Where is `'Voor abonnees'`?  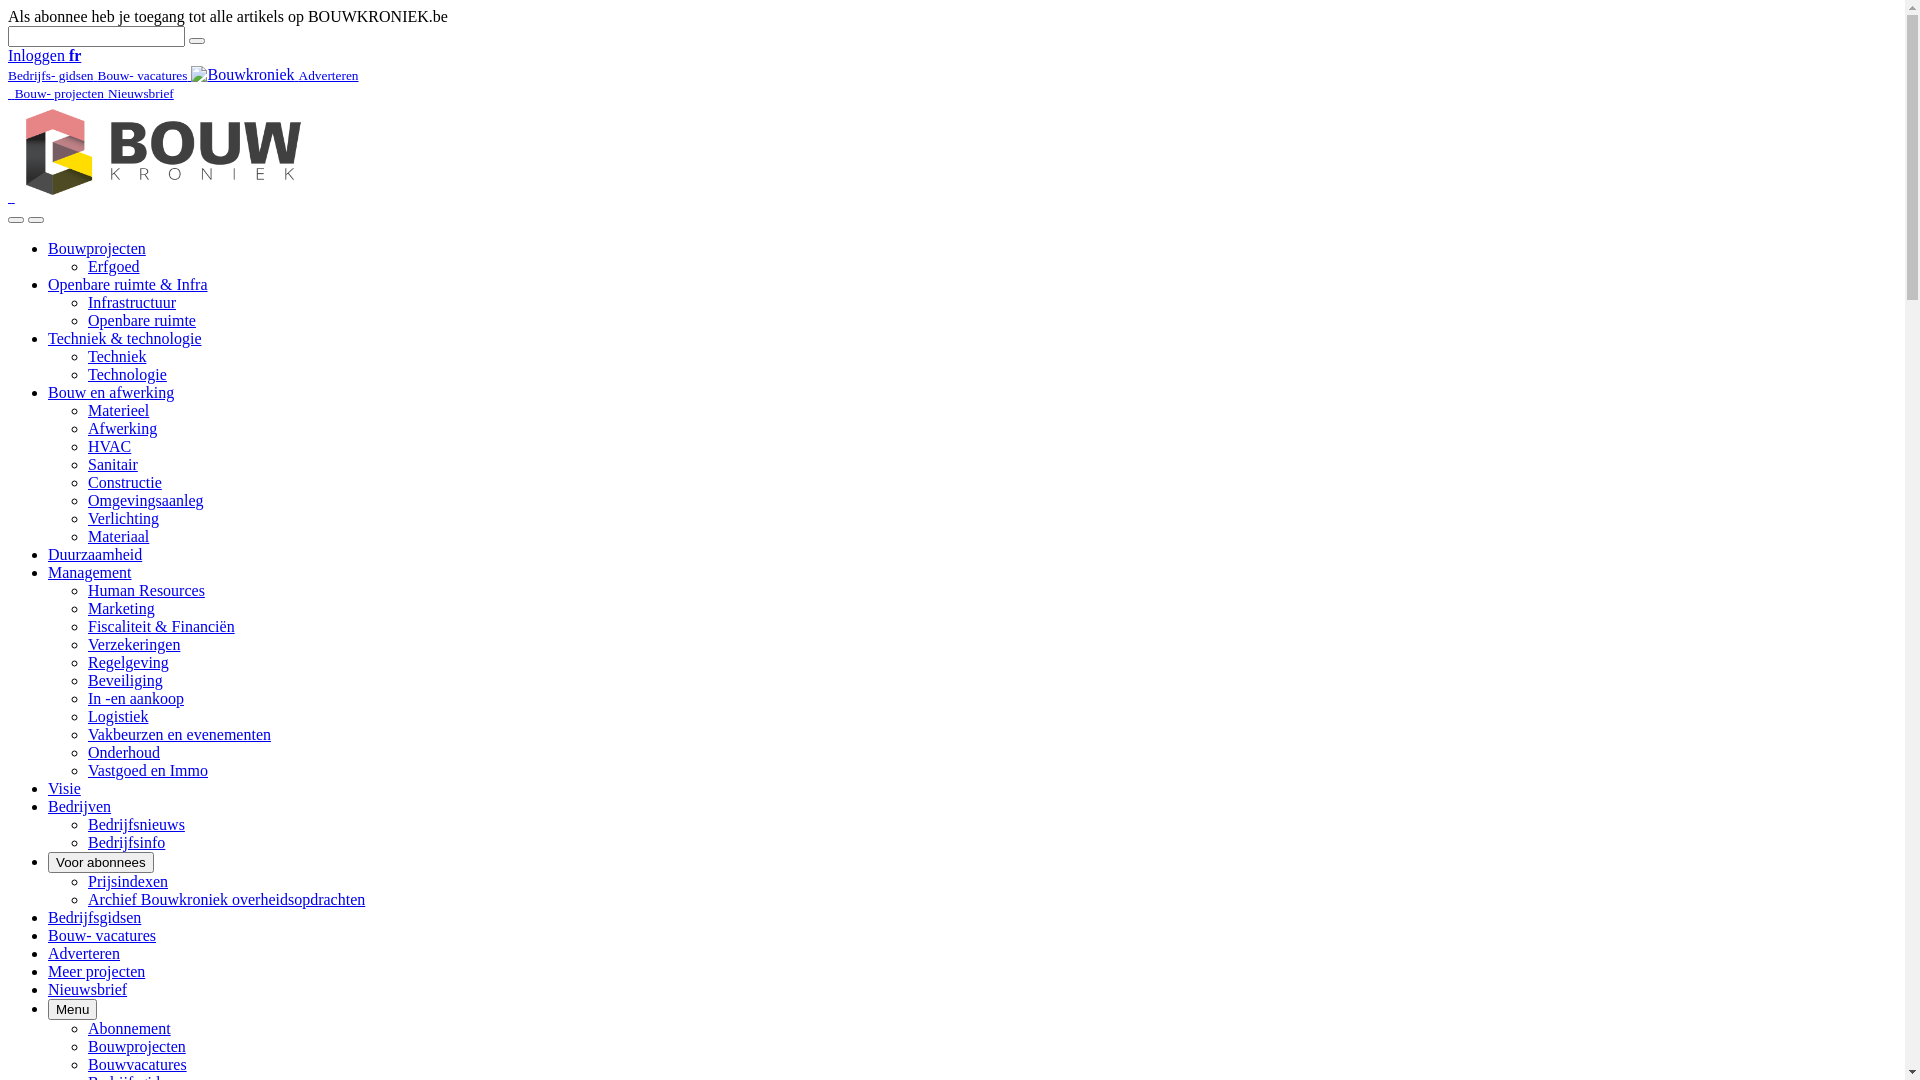
'Voor abonnees' is located at coordinates (99, 861).